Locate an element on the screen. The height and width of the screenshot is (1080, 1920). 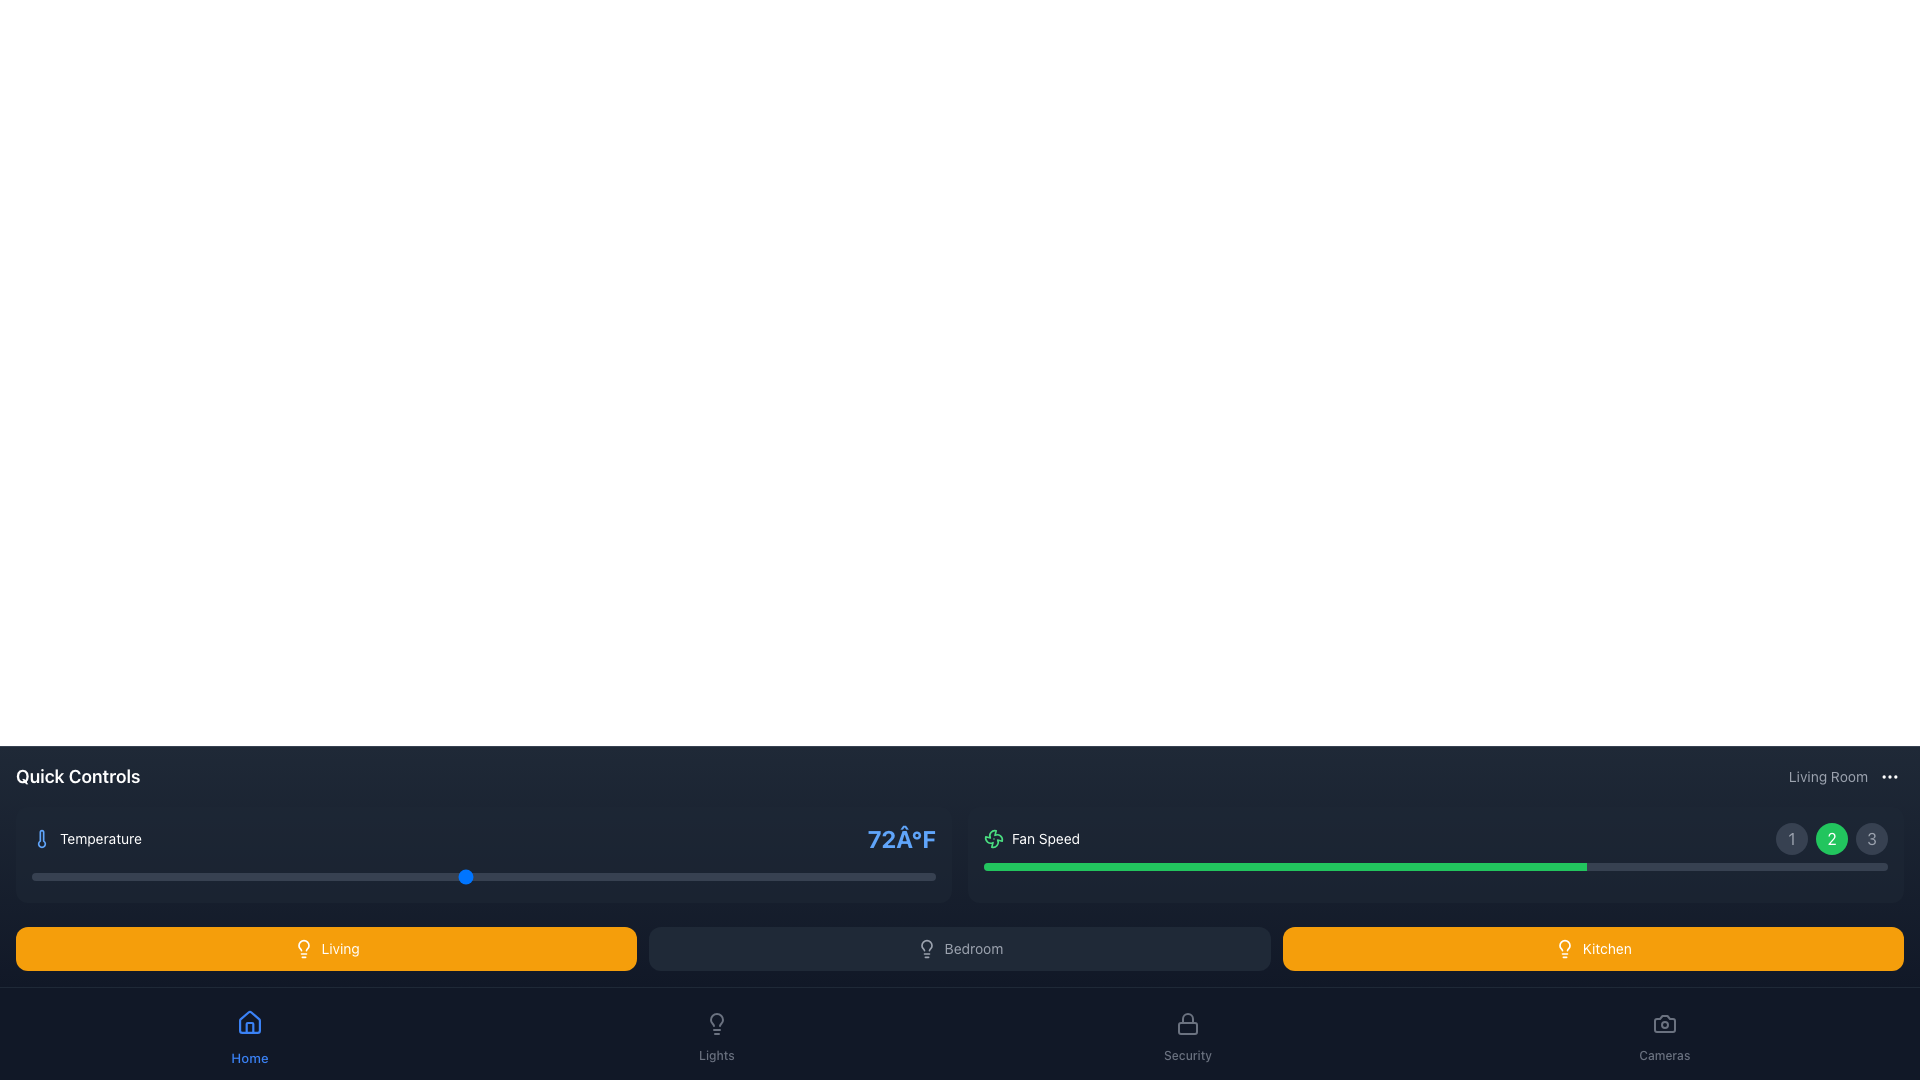
the temperature is located at coordinates (573, 875).